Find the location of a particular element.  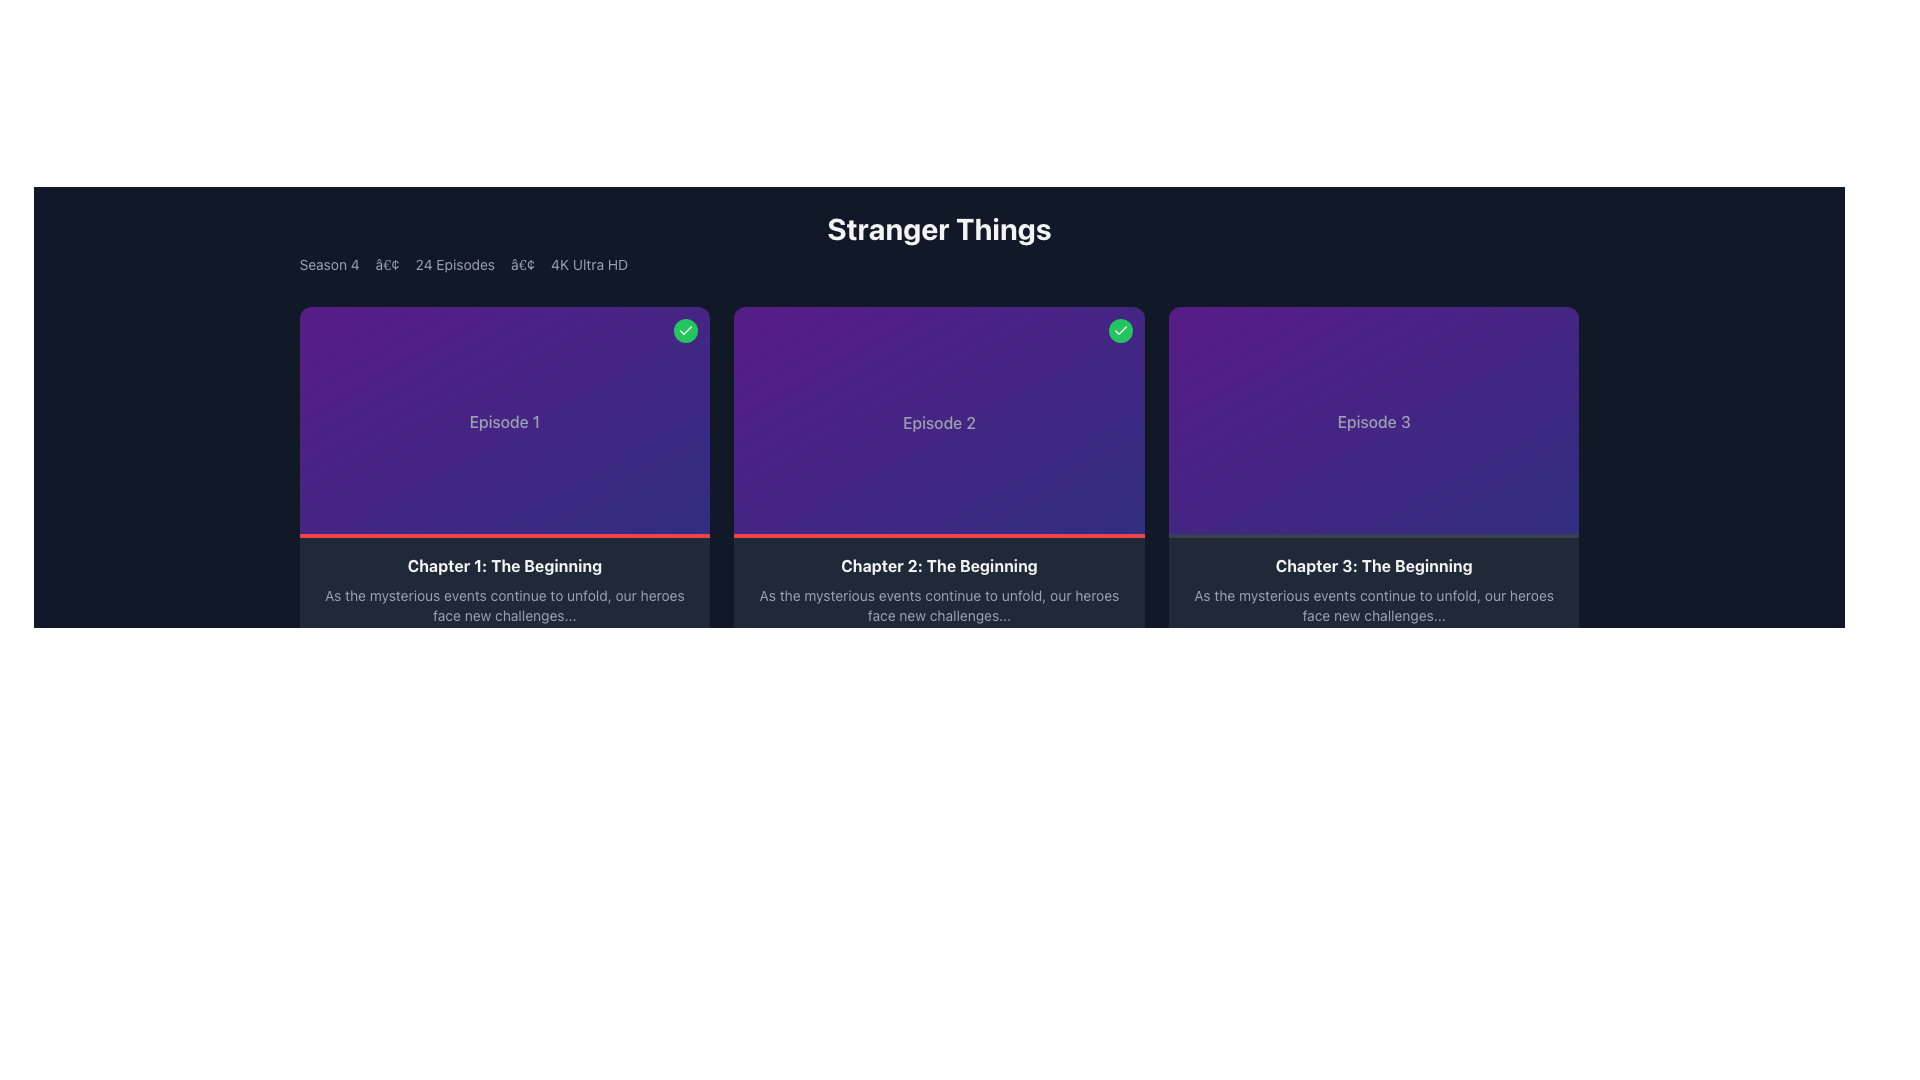

the small circular badge with a green background and a white checkmark icon located at the top-right corner of the 'Episode 2' card is located at coordinates (1120, 330).